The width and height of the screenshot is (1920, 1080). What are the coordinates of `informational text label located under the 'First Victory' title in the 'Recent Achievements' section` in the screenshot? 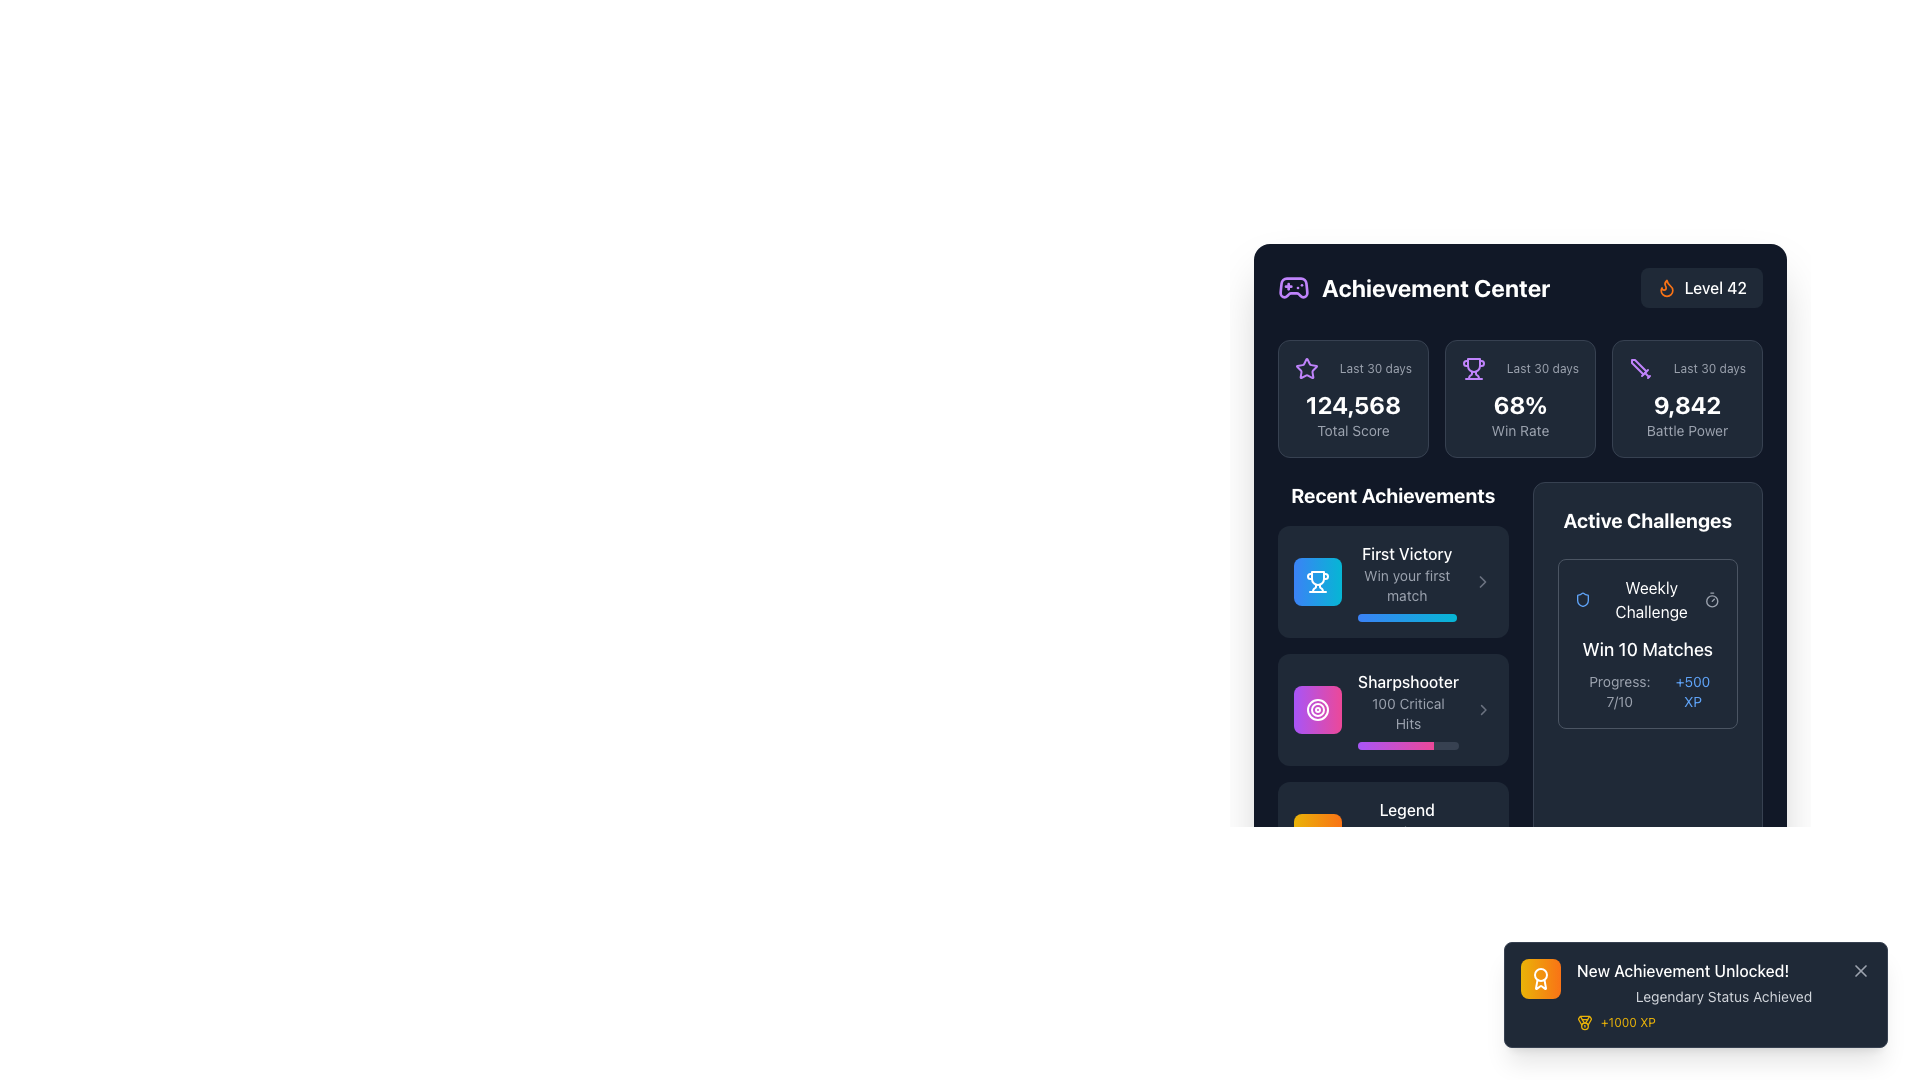 It's located at (1406, 585).